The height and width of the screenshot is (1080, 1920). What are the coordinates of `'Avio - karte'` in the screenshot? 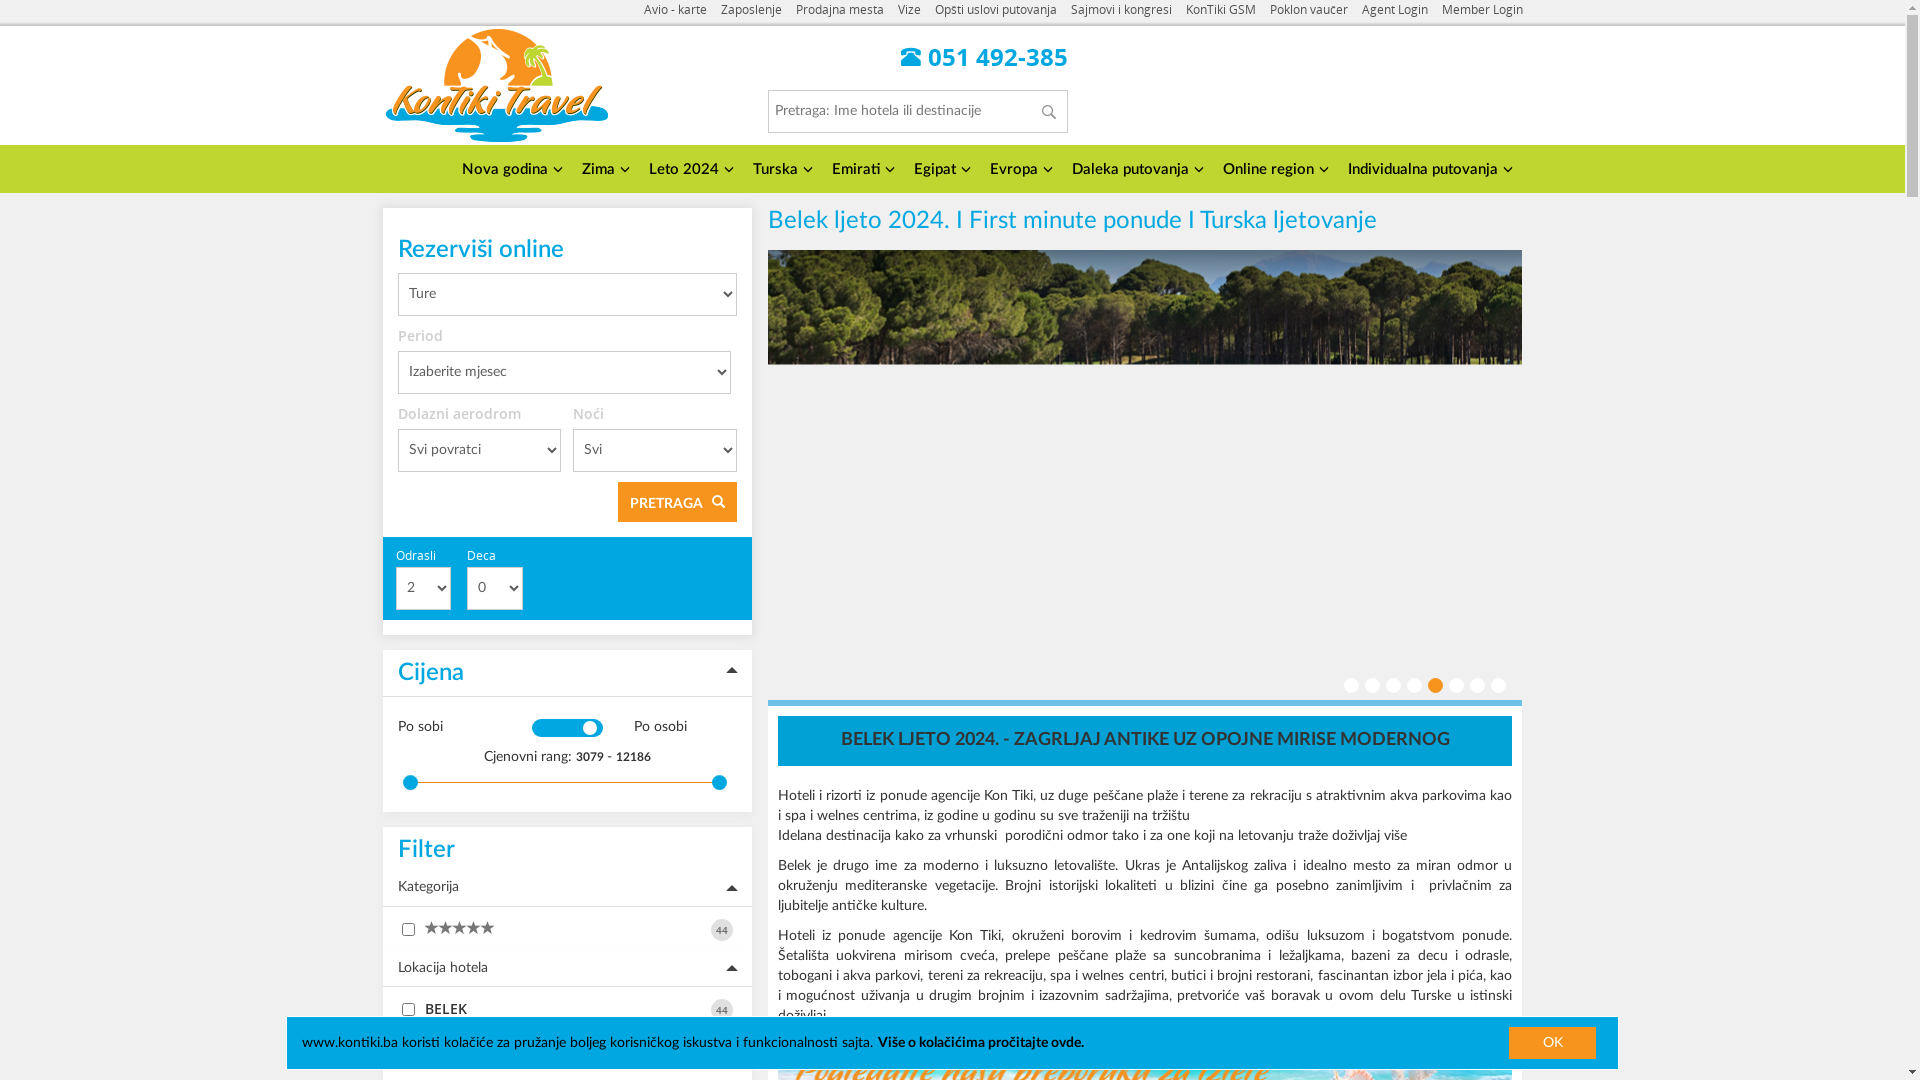 It's located at (675, 10).